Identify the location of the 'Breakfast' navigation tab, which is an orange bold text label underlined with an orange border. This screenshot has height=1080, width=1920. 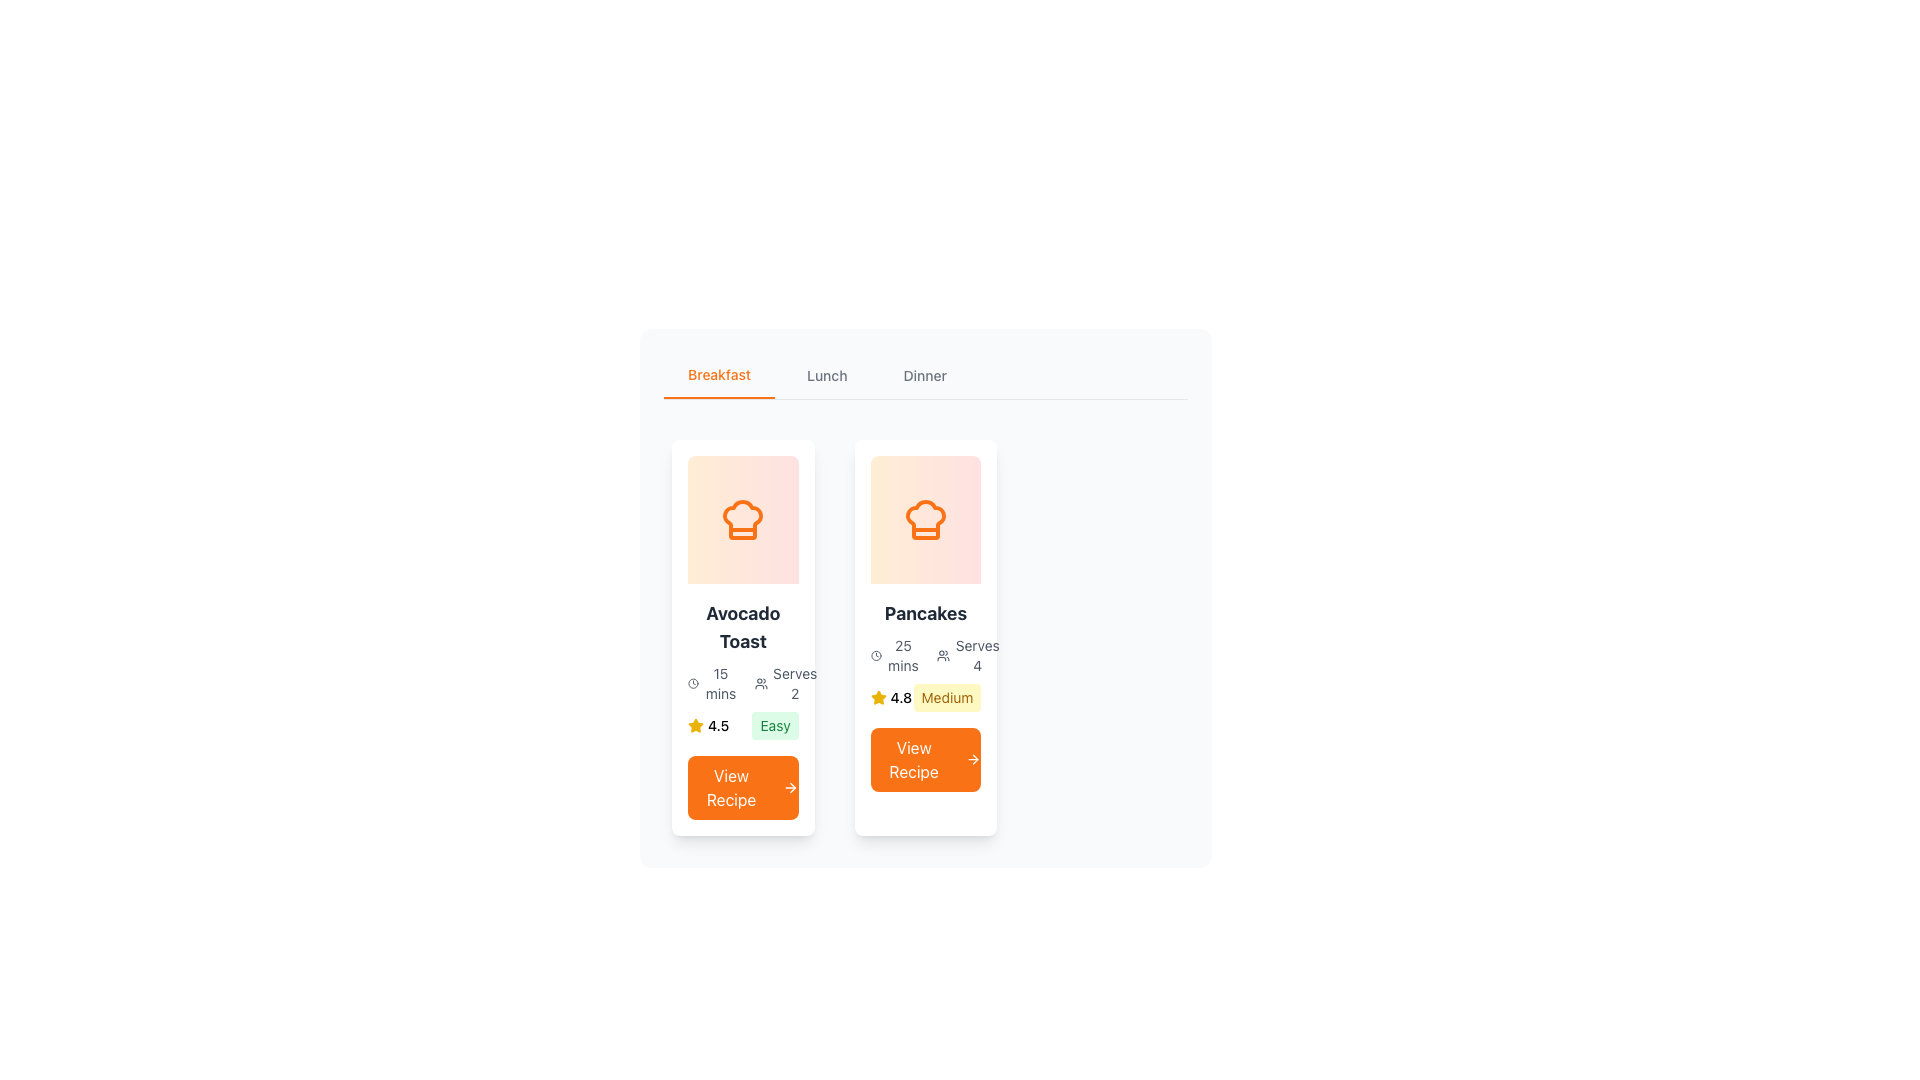
(719, 375).